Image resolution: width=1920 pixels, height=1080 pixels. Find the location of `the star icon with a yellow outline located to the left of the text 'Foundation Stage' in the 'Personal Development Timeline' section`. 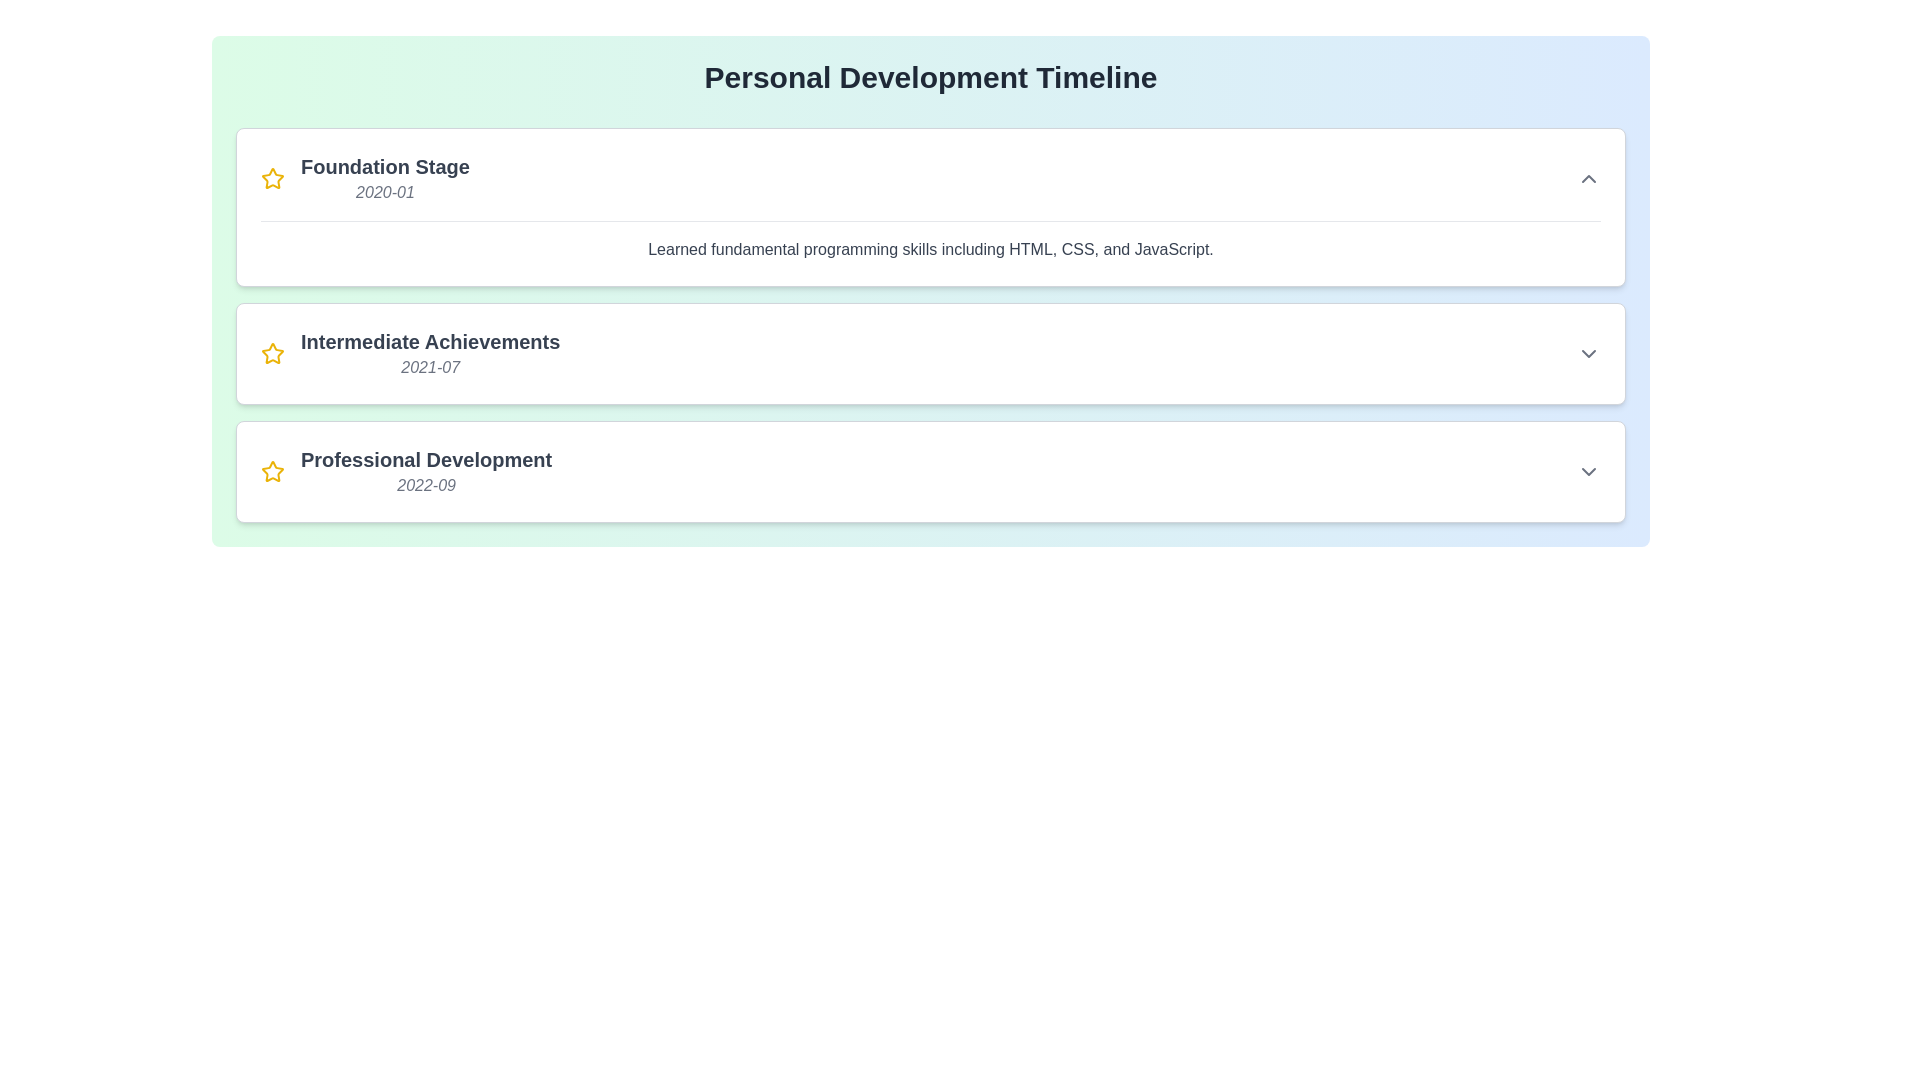

the star icon with a yellow outline located to the left of the text 'Foundation Stage' in the 'Personal Development Timeline' section is located at coordinates (272, 177).